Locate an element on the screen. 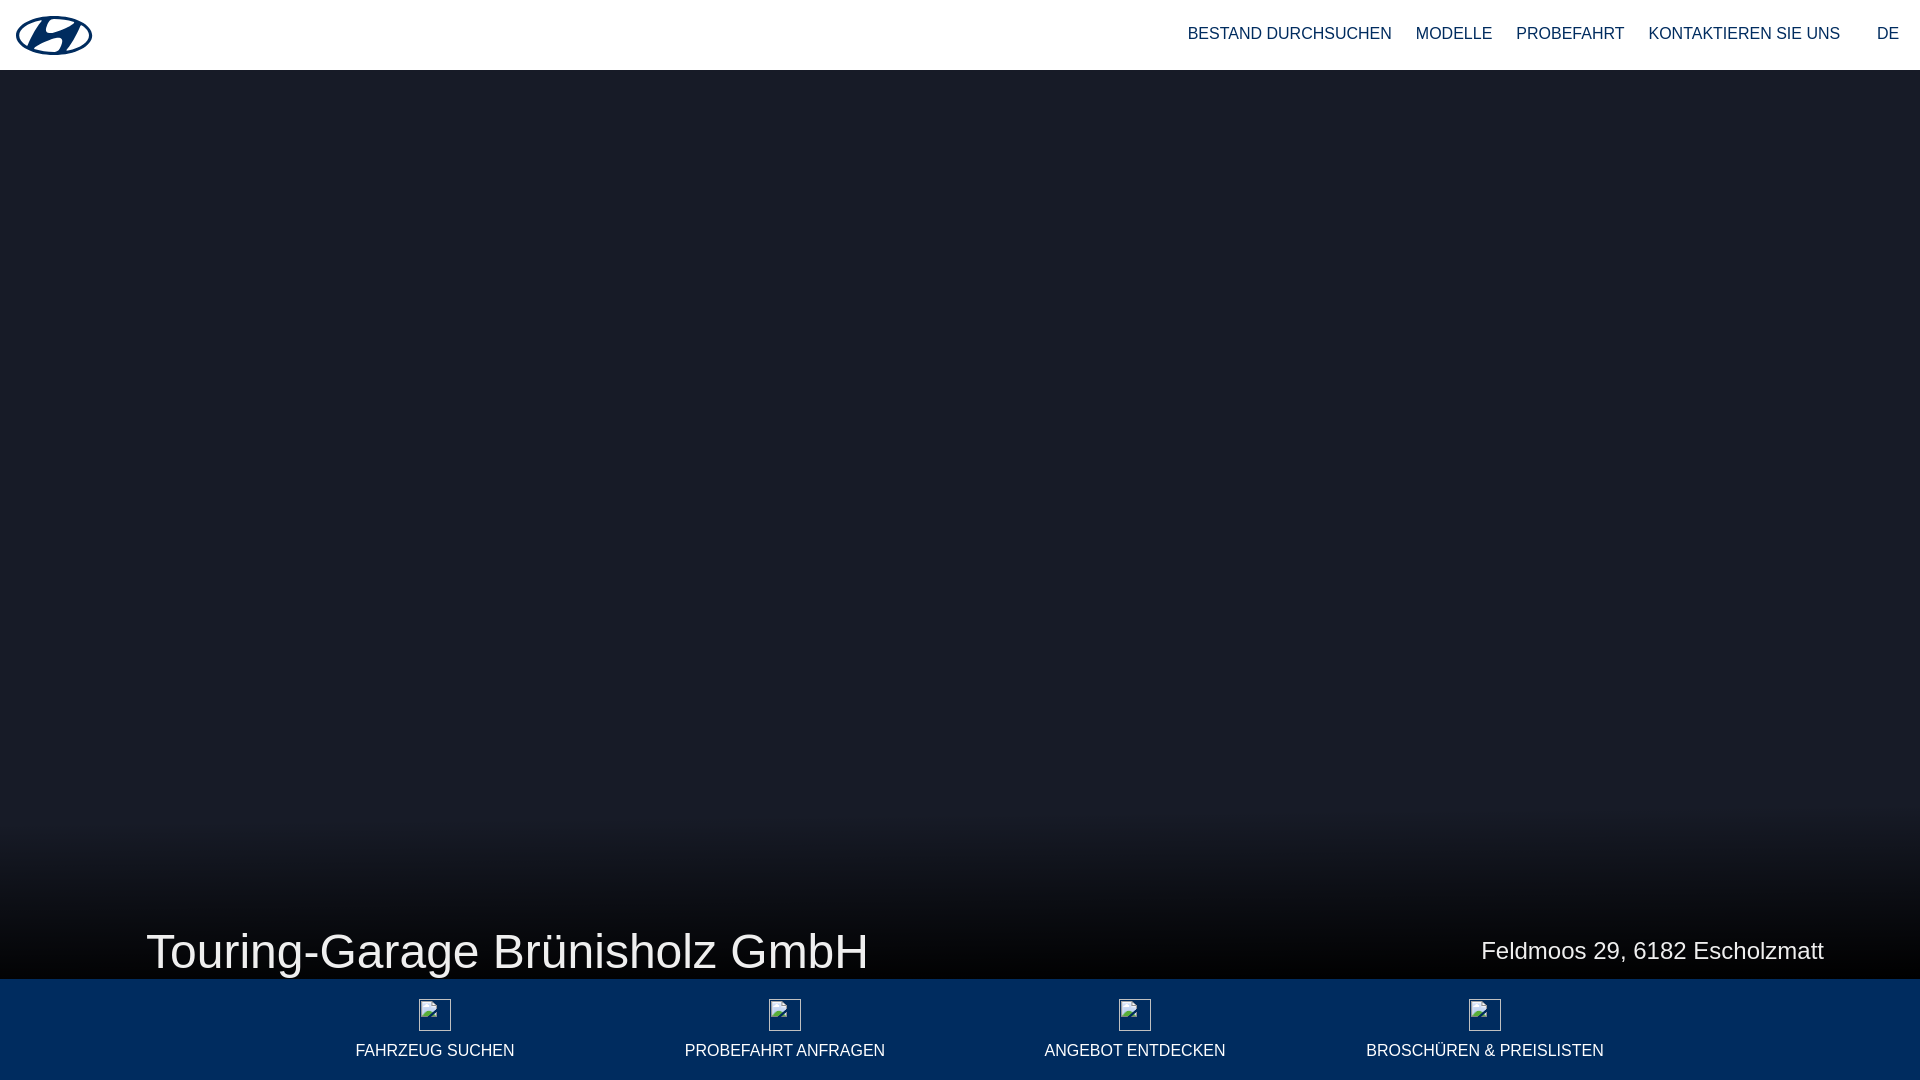 The image size is (1920, 1080). 'PROBEFAHRT ANFRAGEN' is located at coordinates (784, 1029).